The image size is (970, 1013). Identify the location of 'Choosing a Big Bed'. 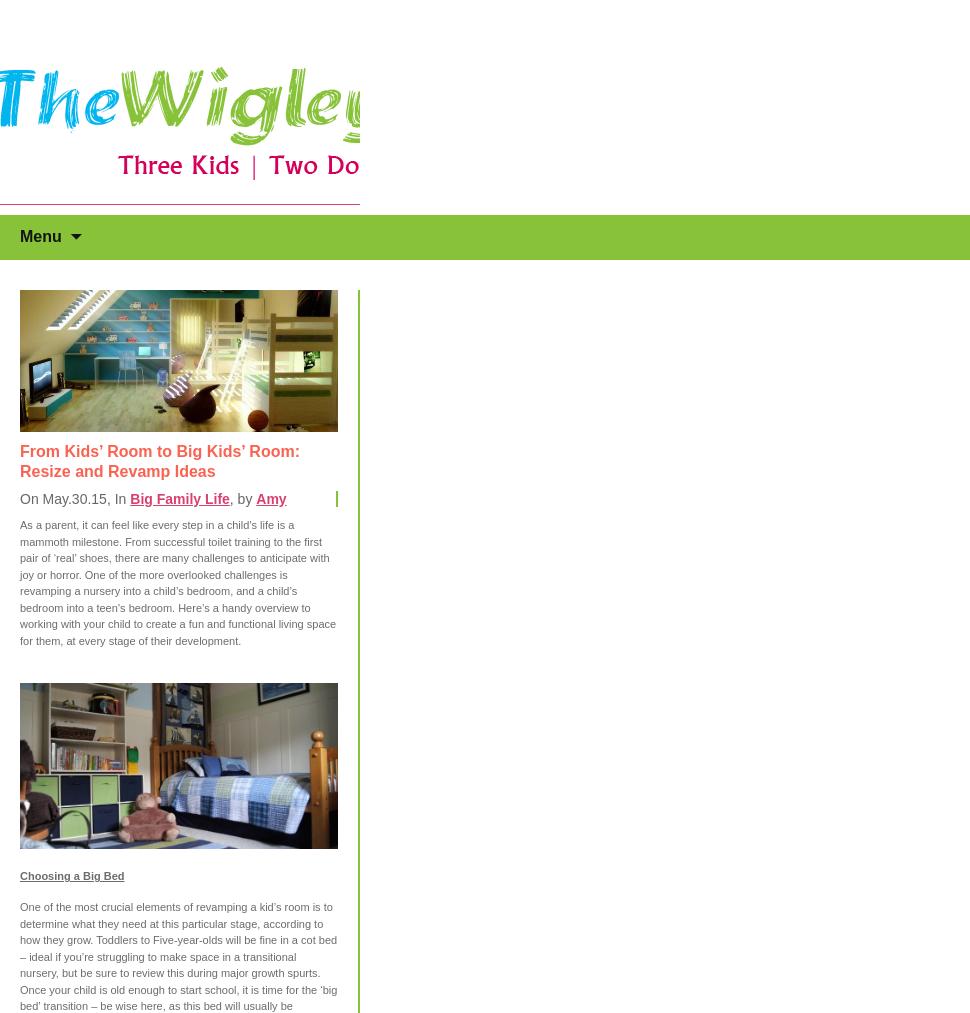
(70, 875).